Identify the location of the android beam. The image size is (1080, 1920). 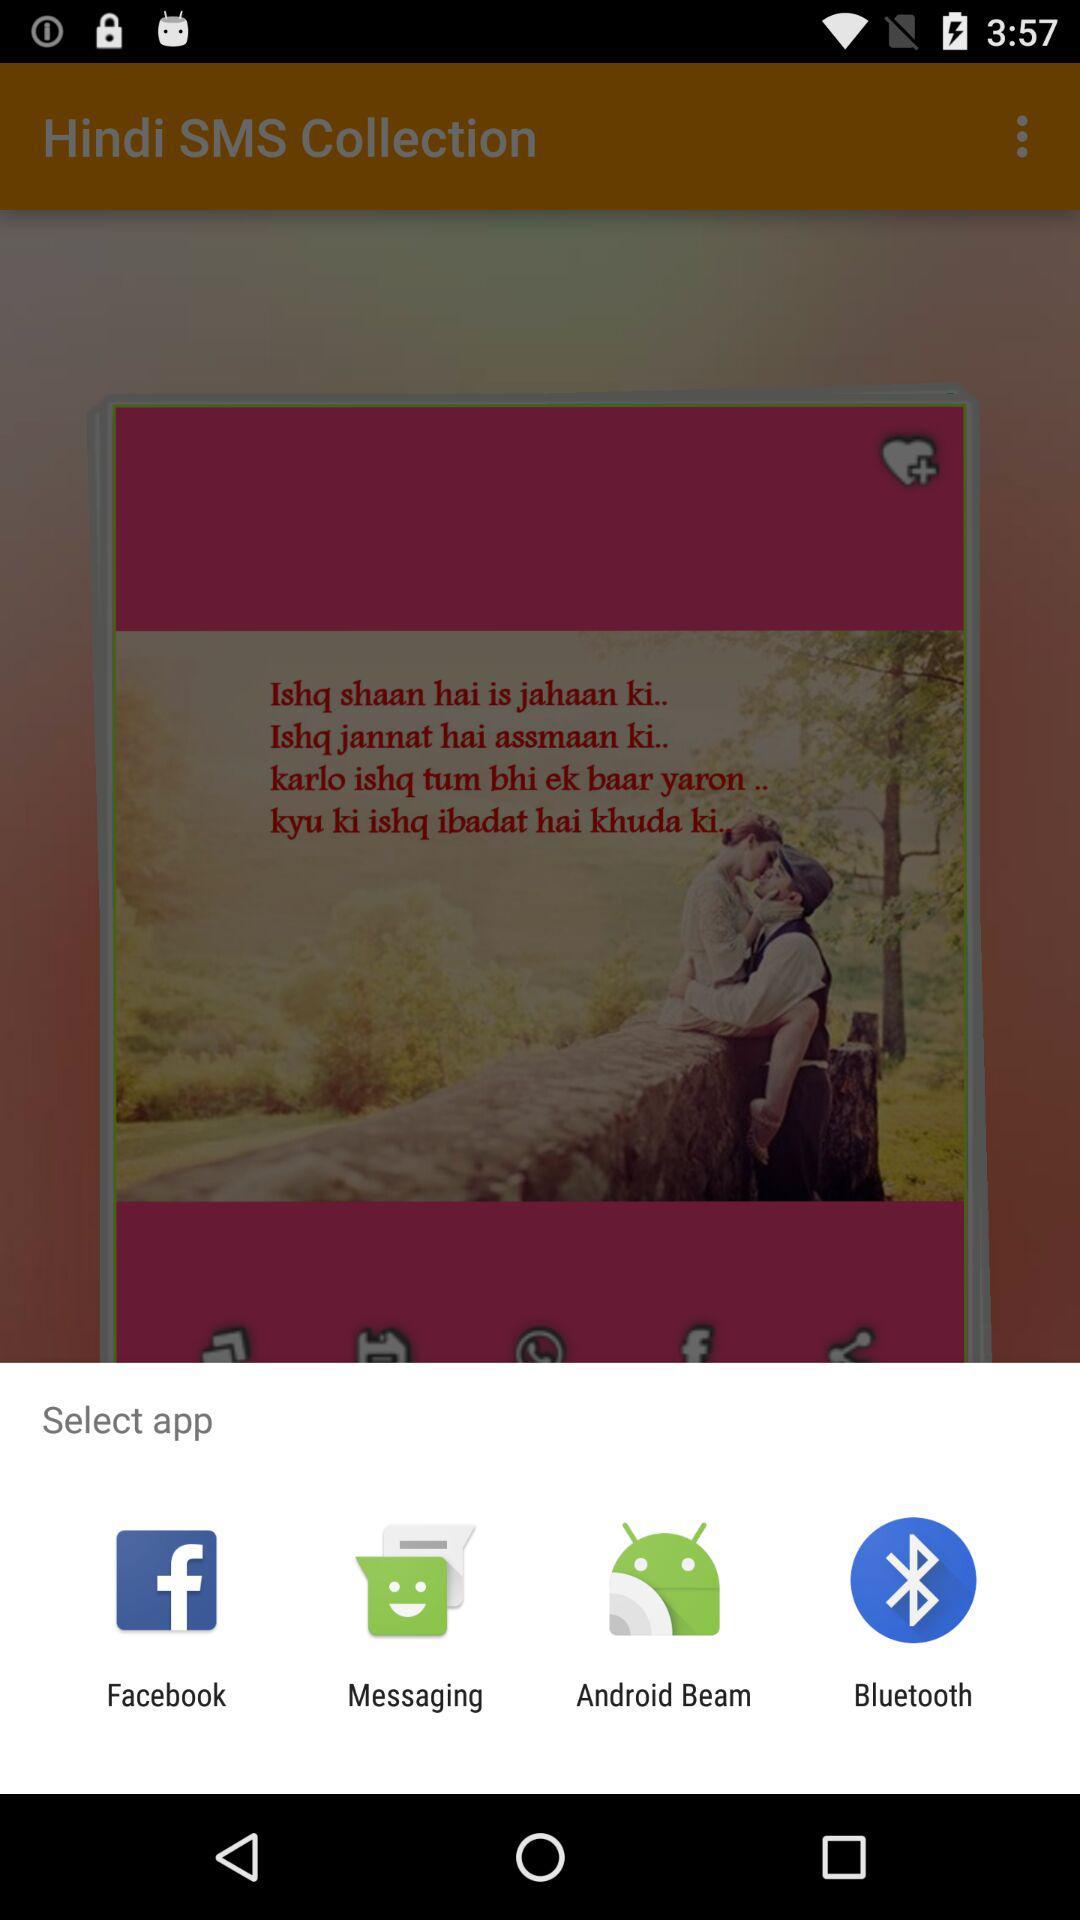
(664, 1711).